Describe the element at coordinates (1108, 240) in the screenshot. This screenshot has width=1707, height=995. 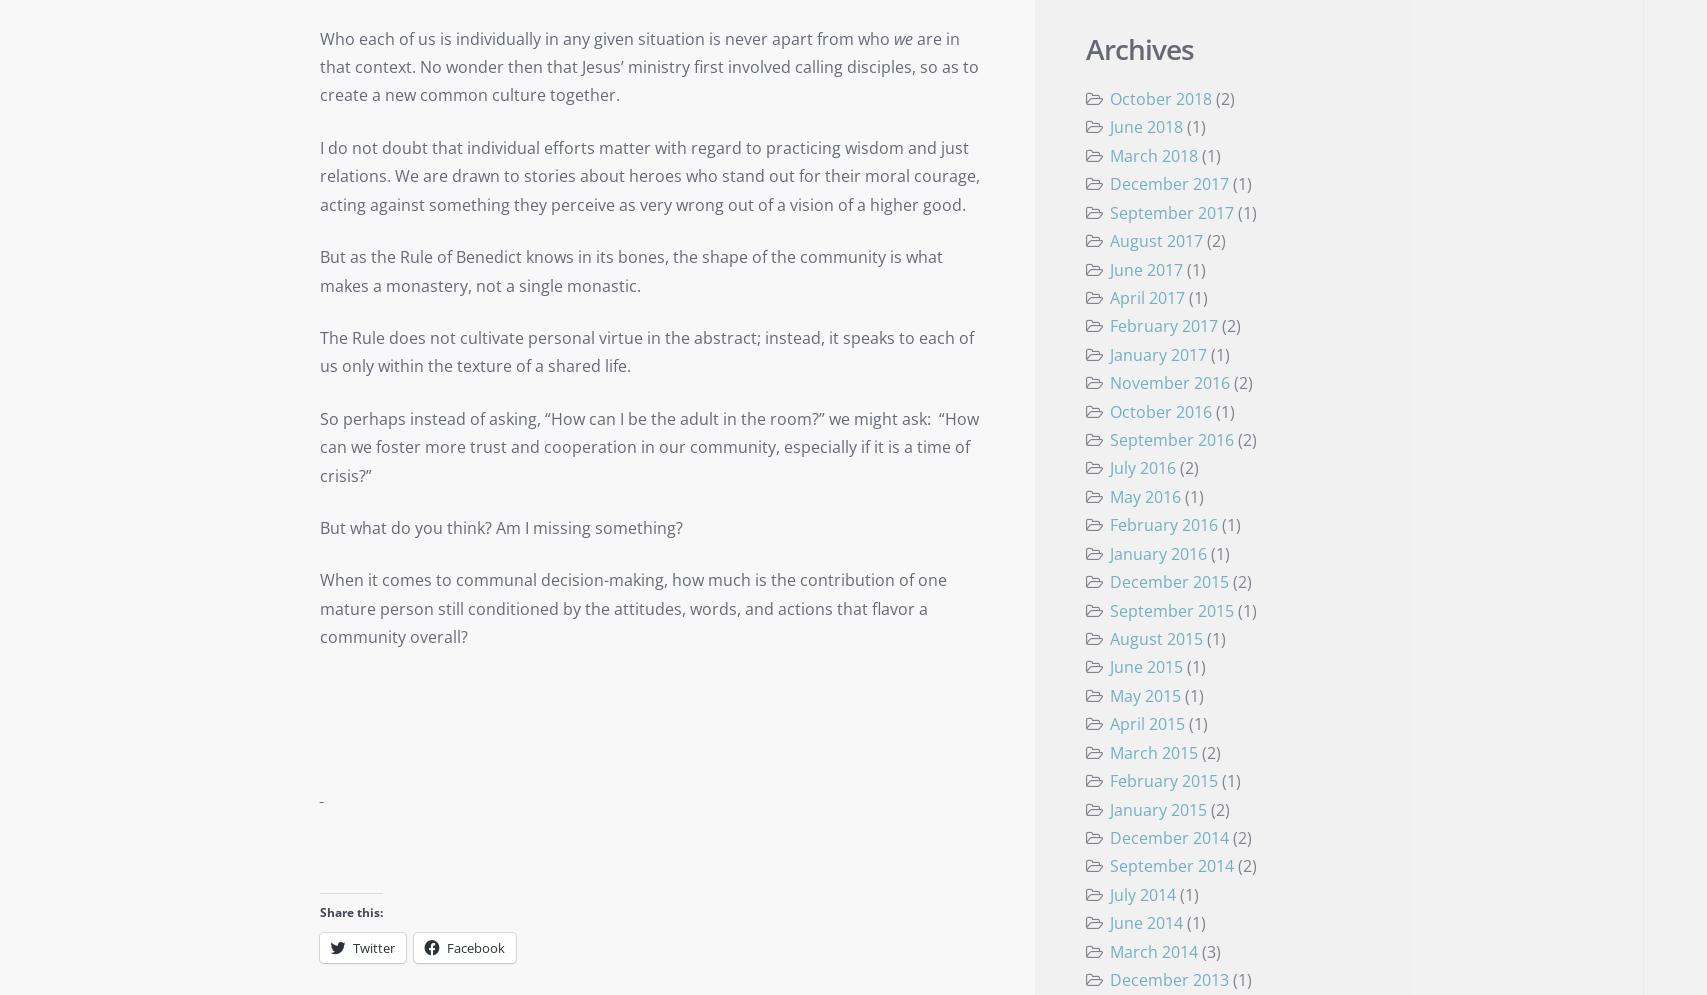
I see `'August 2017'` at that location.